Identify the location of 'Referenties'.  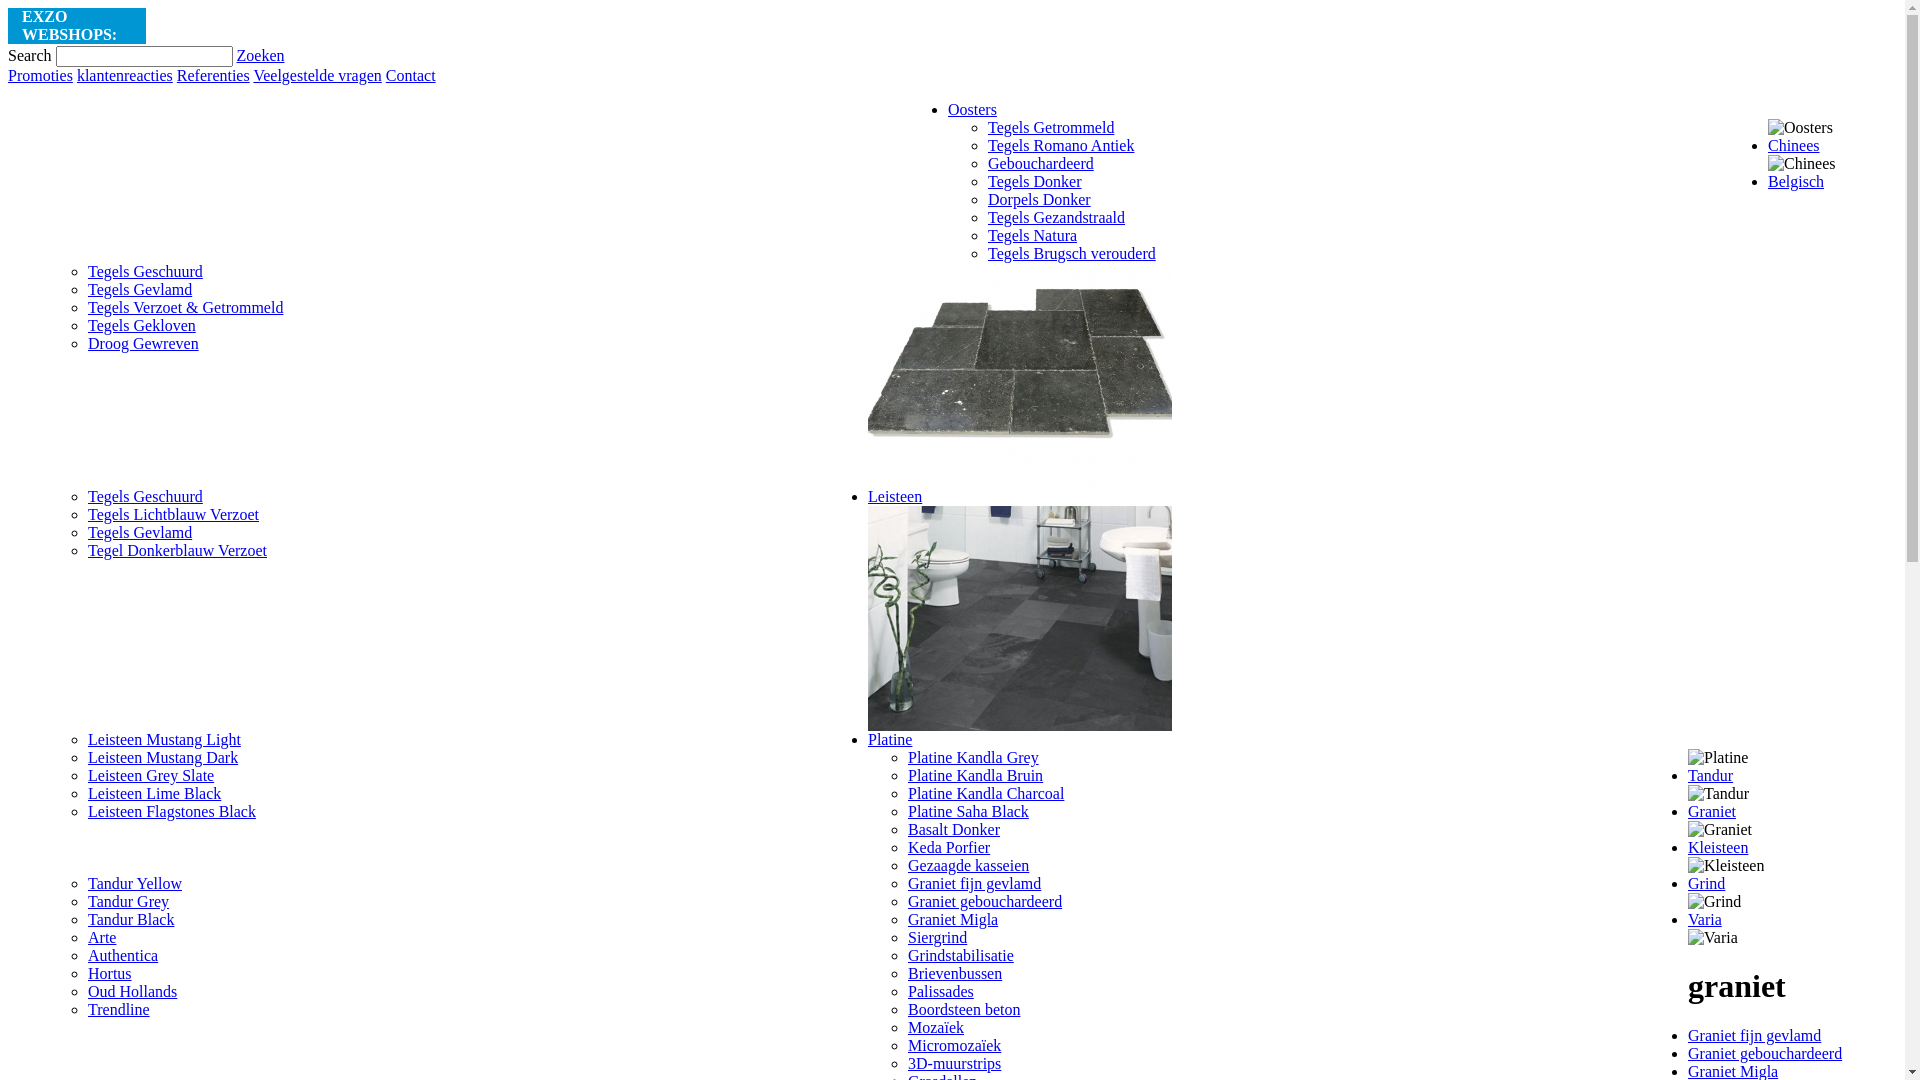
(213, 74).